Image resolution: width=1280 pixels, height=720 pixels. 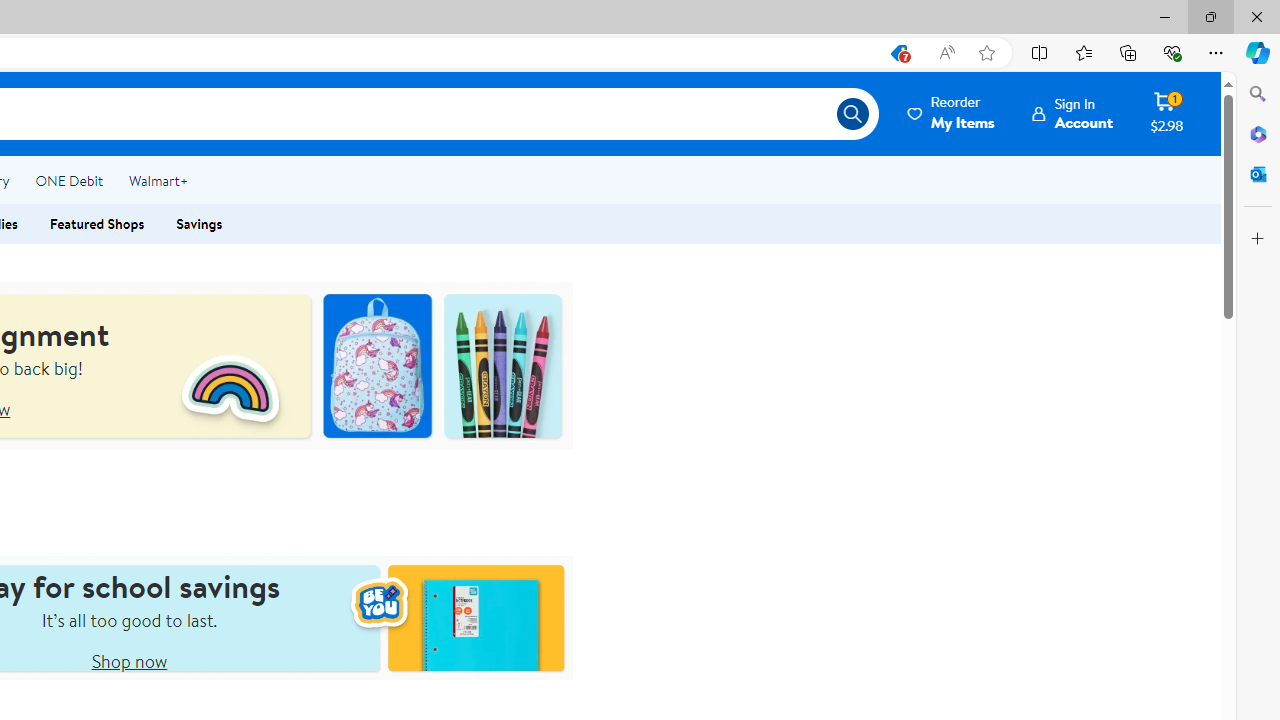 I want to click on 'Sign InAccount', so click(x=1072, y=113).